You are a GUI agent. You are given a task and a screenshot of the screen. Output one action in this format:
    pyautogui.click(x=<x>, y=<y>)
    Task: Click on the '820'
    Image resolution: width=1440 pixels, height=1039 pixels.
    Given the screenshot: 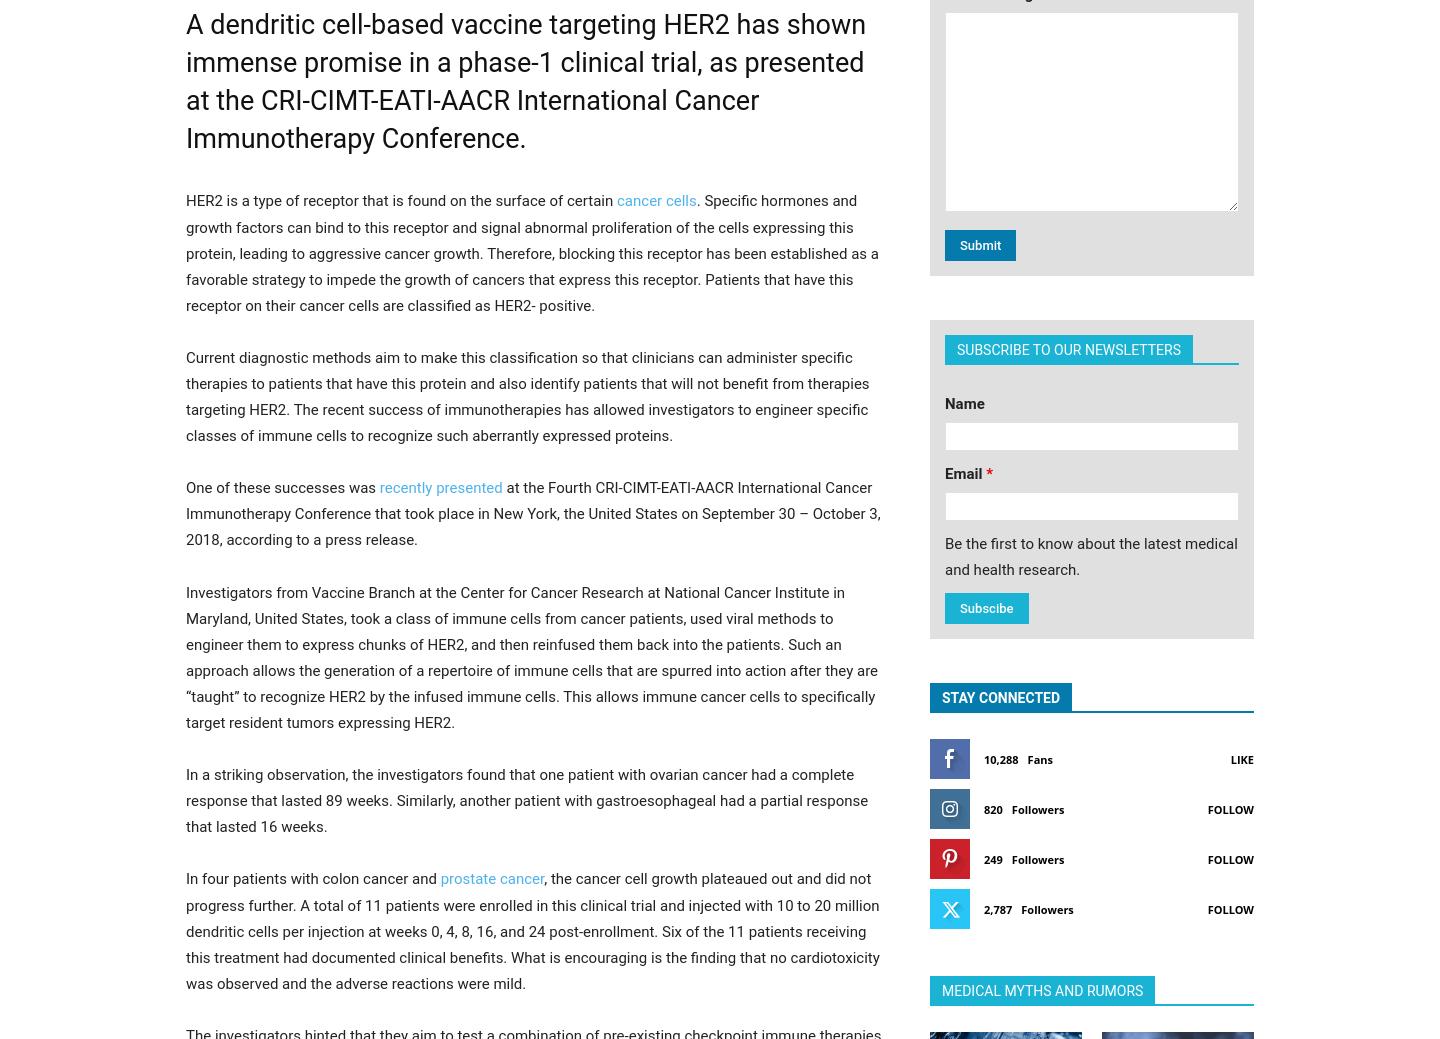 What is the action you would take?
    pyautogui.click(x=992, y=808)
    